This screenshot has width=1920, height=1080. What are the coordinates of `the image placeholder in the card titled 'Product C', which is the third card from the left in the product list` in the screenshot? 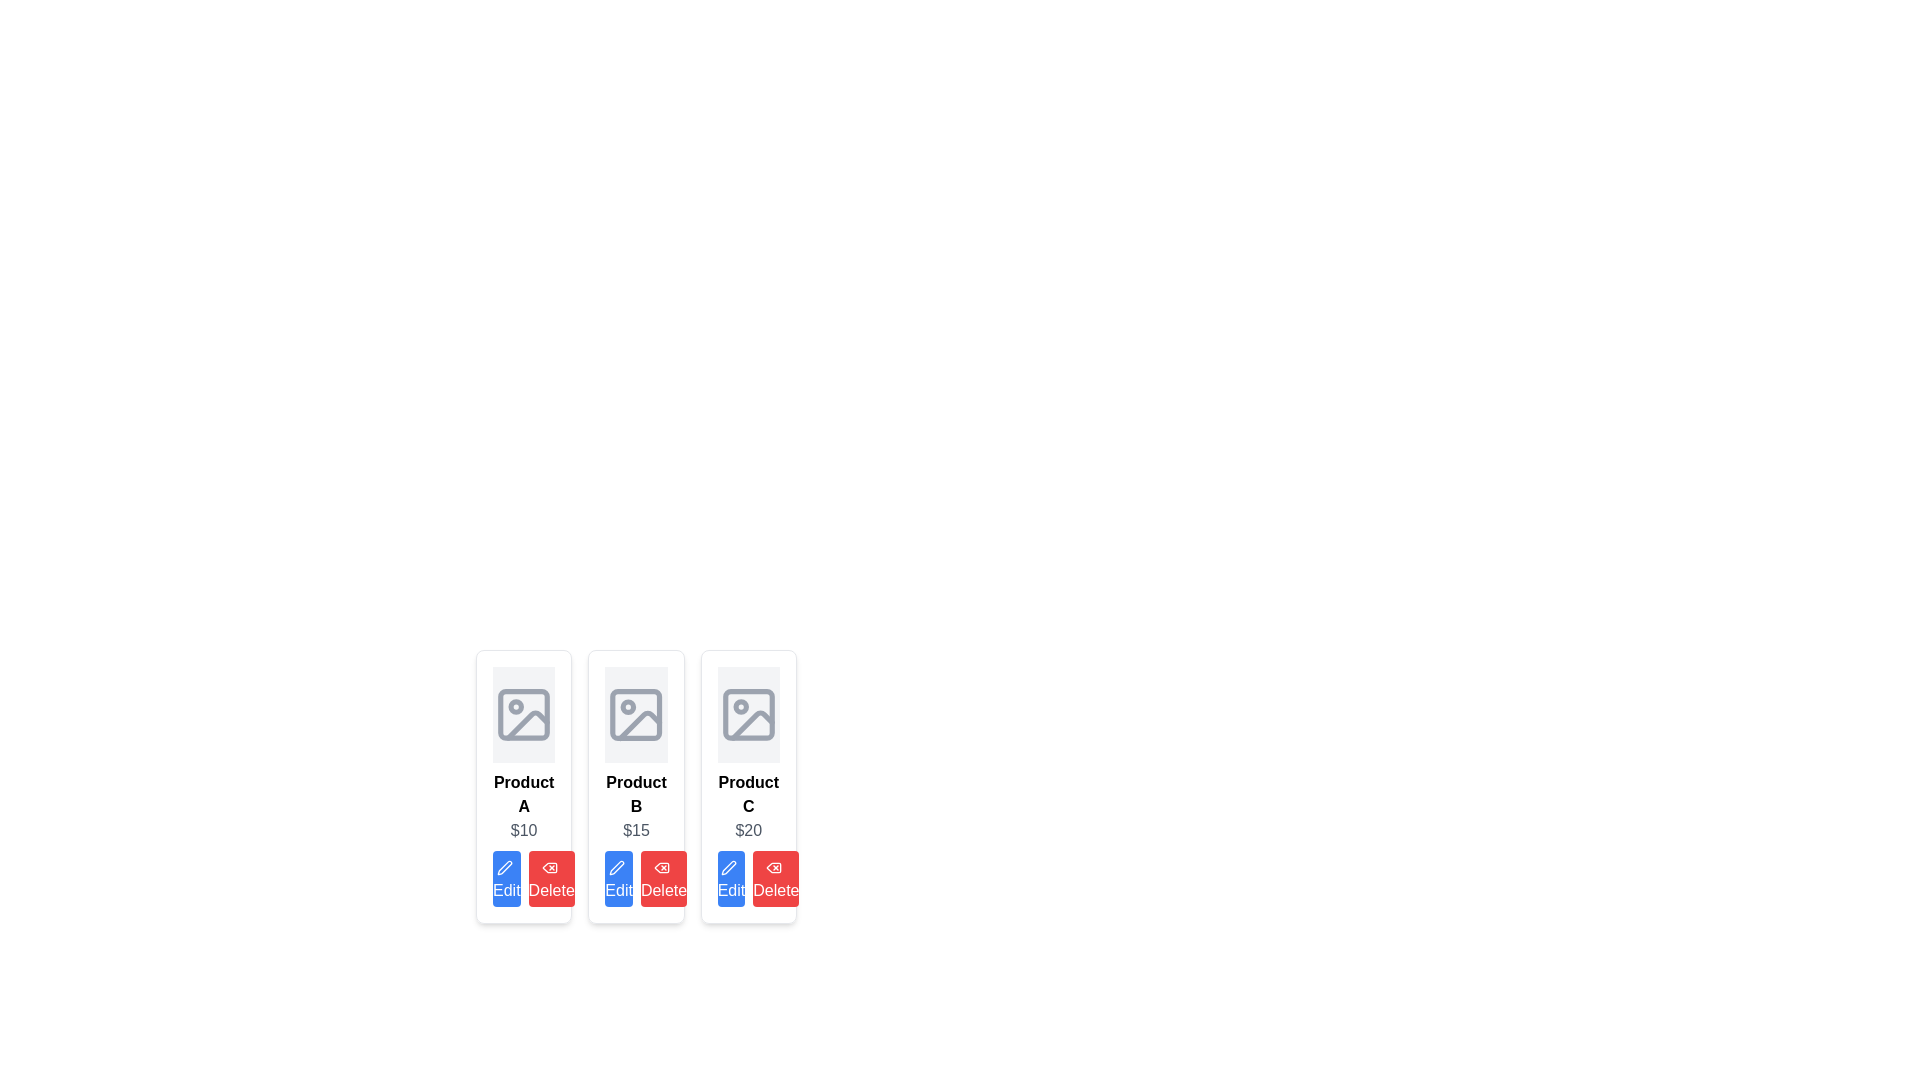 It's located at (747, 713).